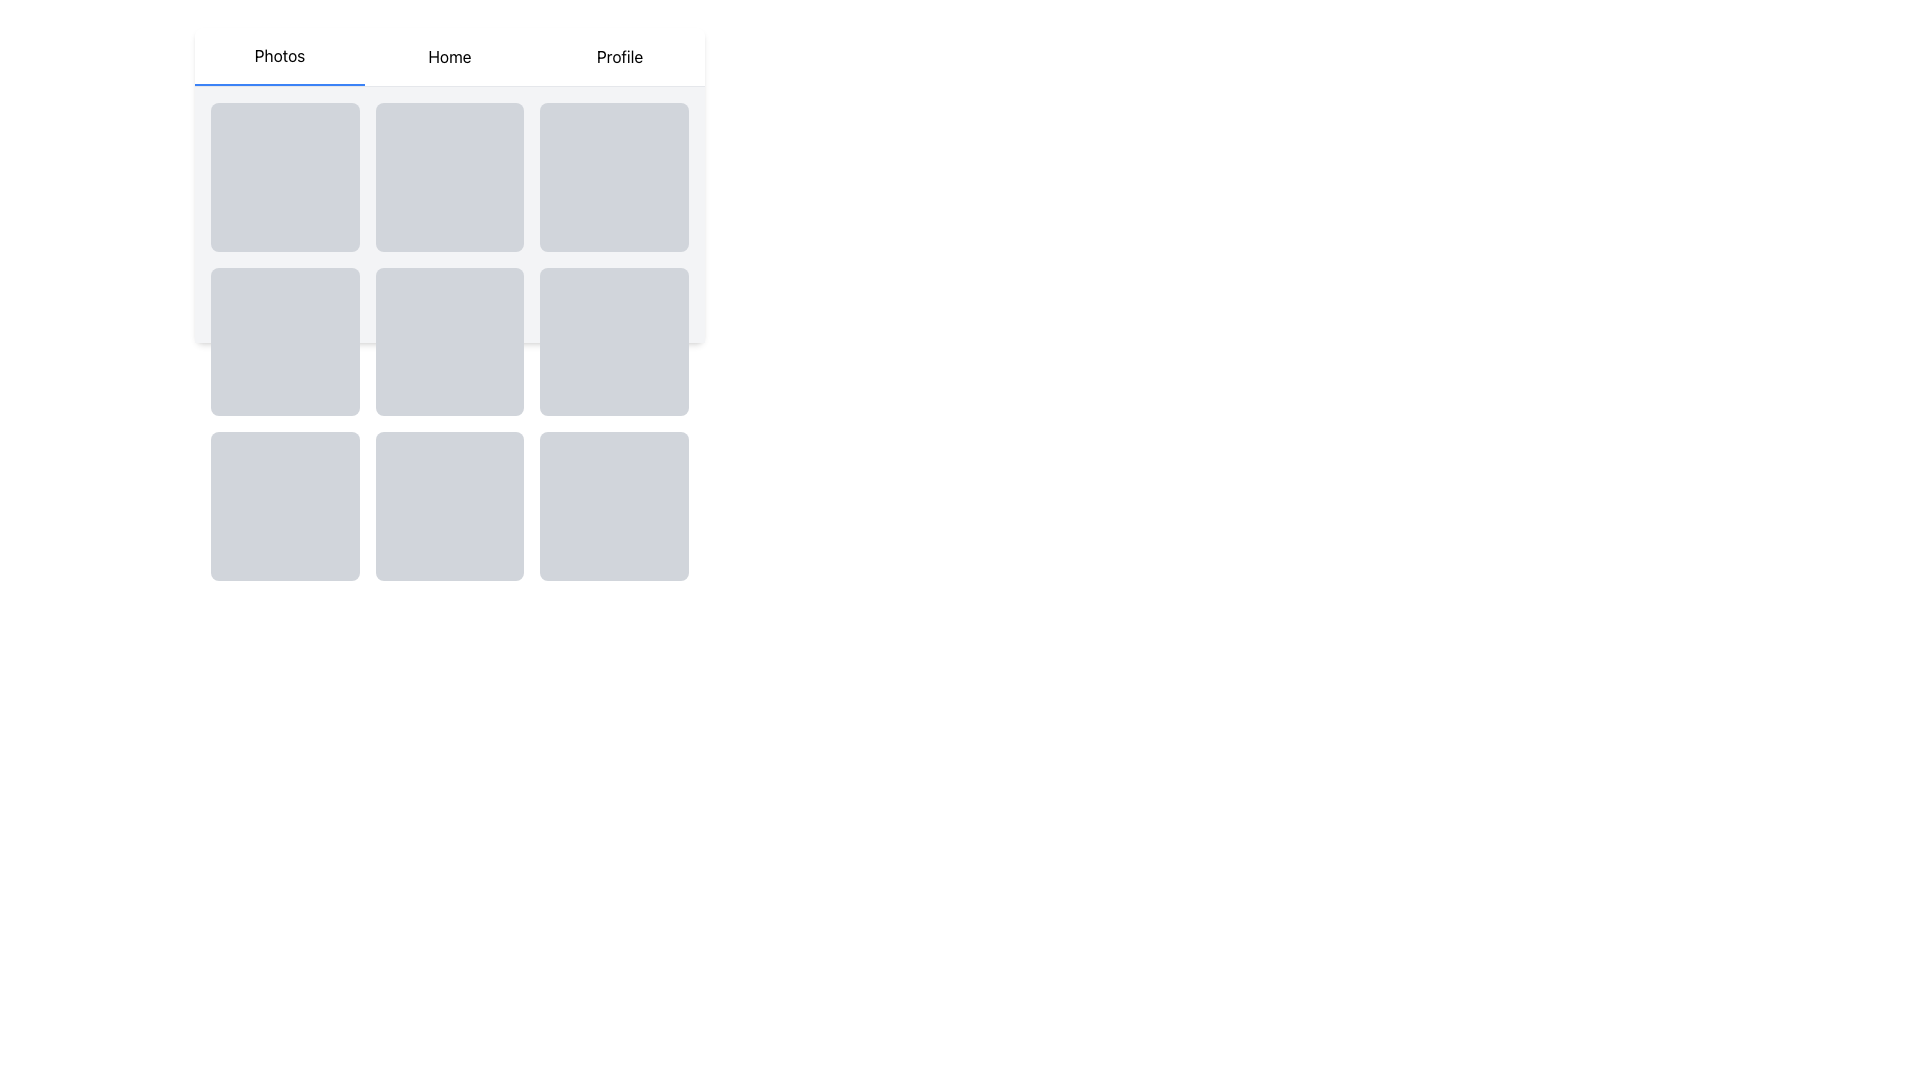  Describe the element at coordinates (449, 341) in the screenshot. I see `the central tile in the 3x3 grid layout to interact with it, if enabled` at that location.